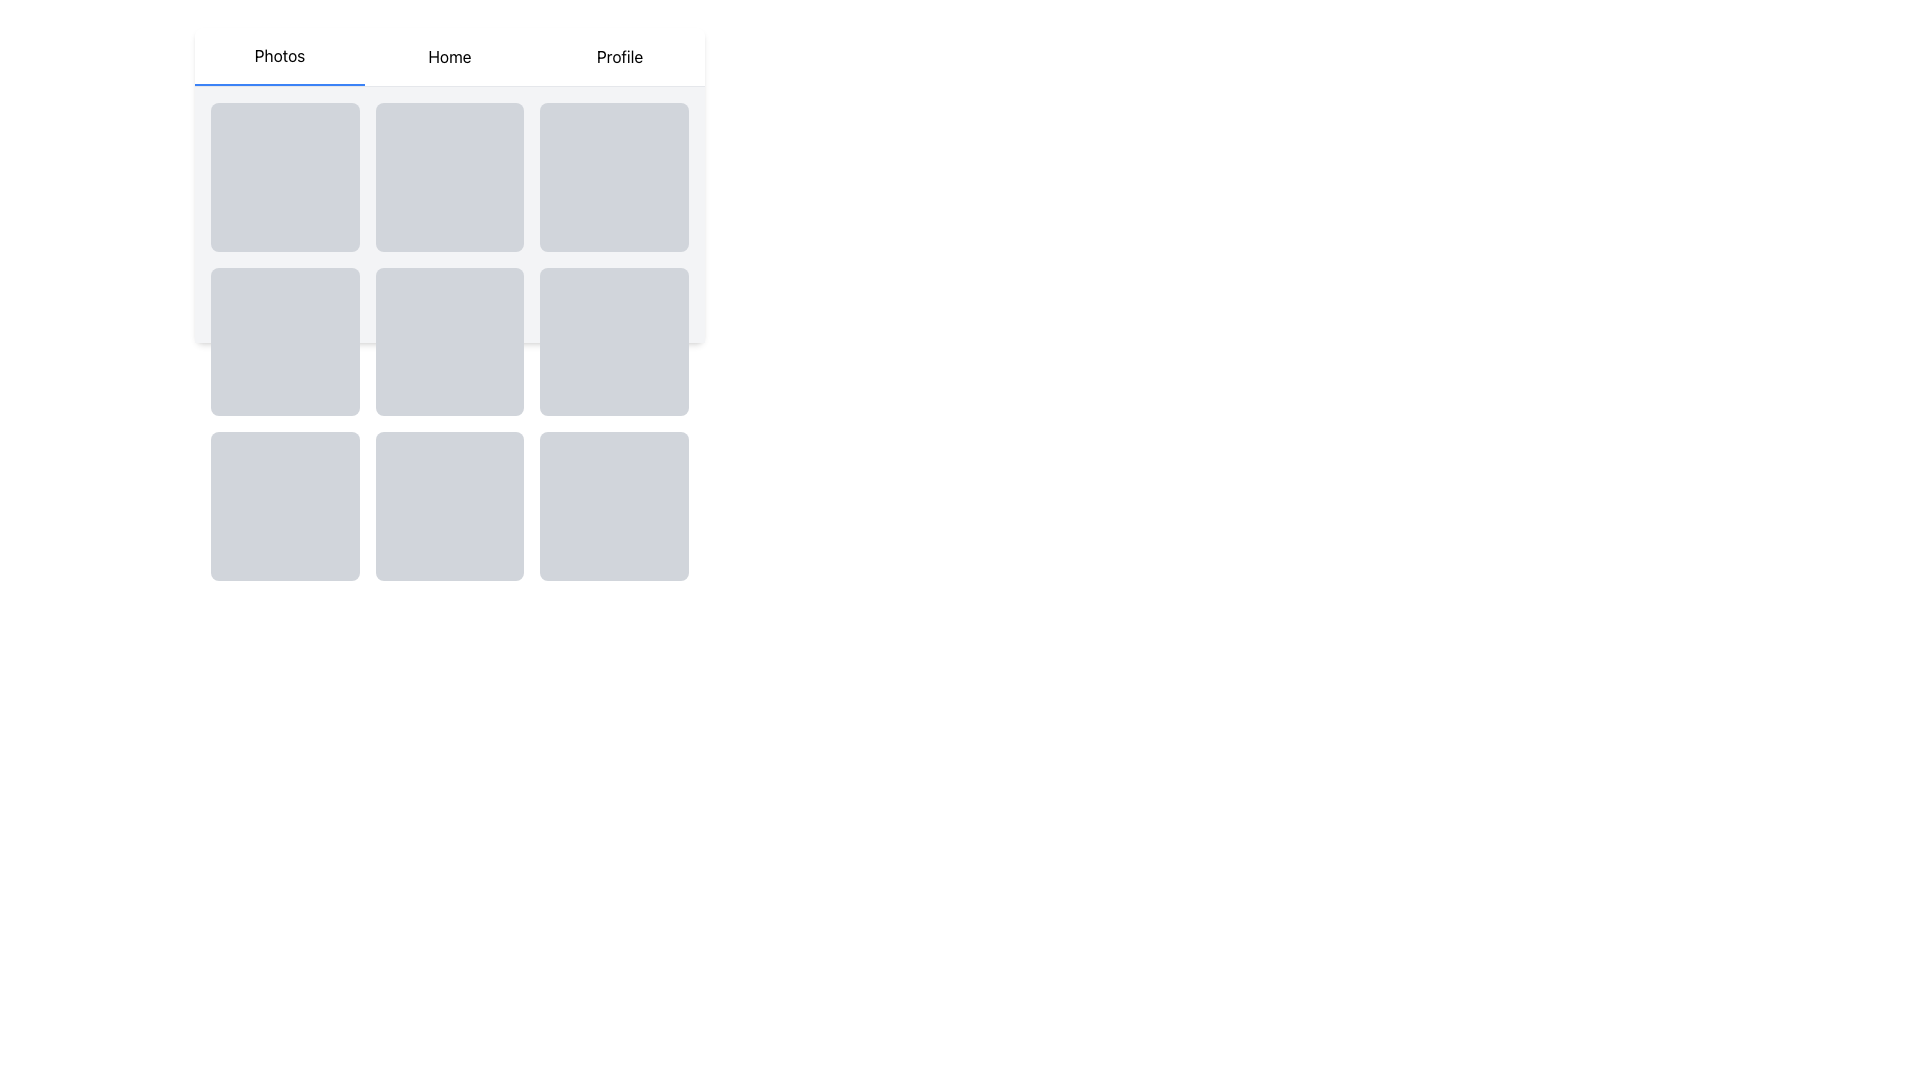  Describe the element at coordinates (449, 341) in the screenshot. I see `the central tile in the 3x3 grid layout to interact with it, if enabled` at that location.